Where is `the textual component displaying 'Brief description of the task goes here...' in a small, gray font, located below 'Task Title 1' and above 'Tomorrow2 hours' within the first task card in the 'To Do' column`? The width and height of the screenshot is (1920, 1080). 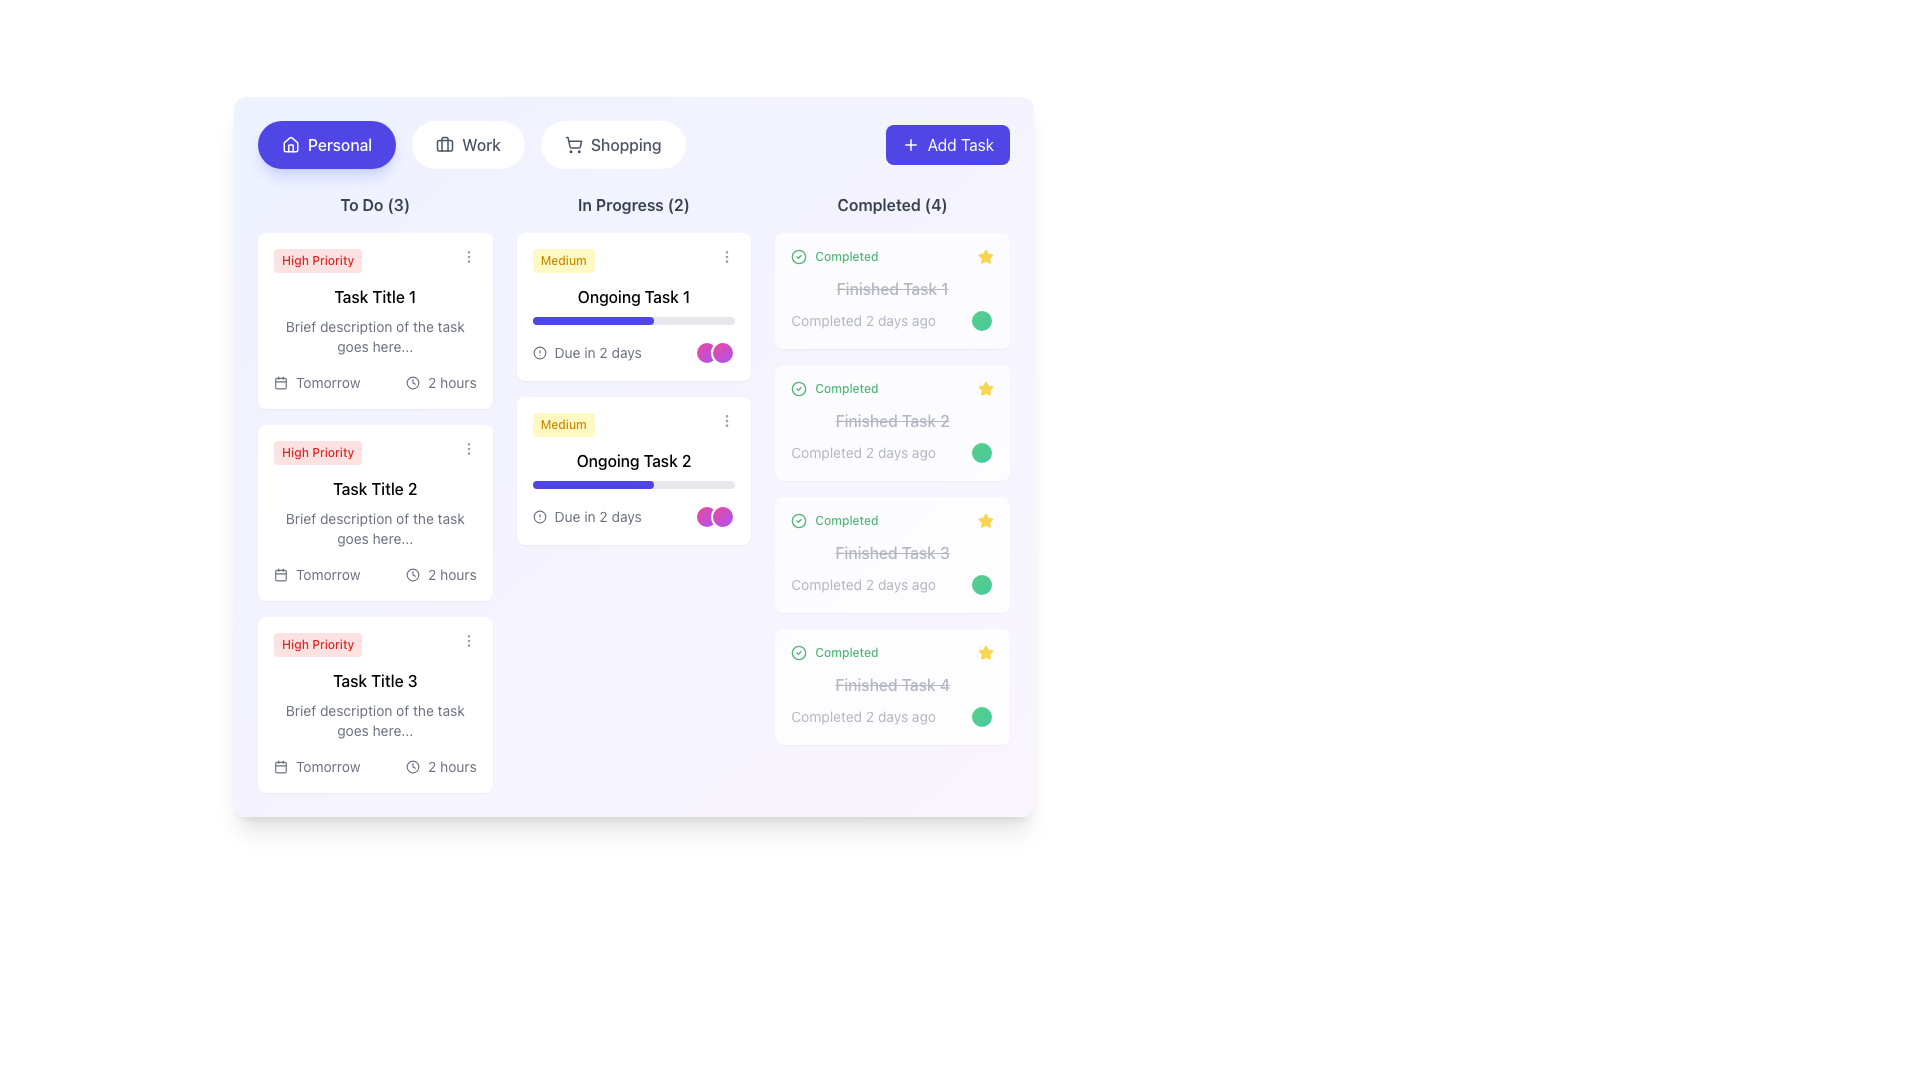 the textual component displaying 'Brief description of the task goes here...' in a small, gray font, located below 'Task Title 1' and above 'Tomorrow2 hours' within the first task card in the 'To Do' column is located at coordinates (375, 335).